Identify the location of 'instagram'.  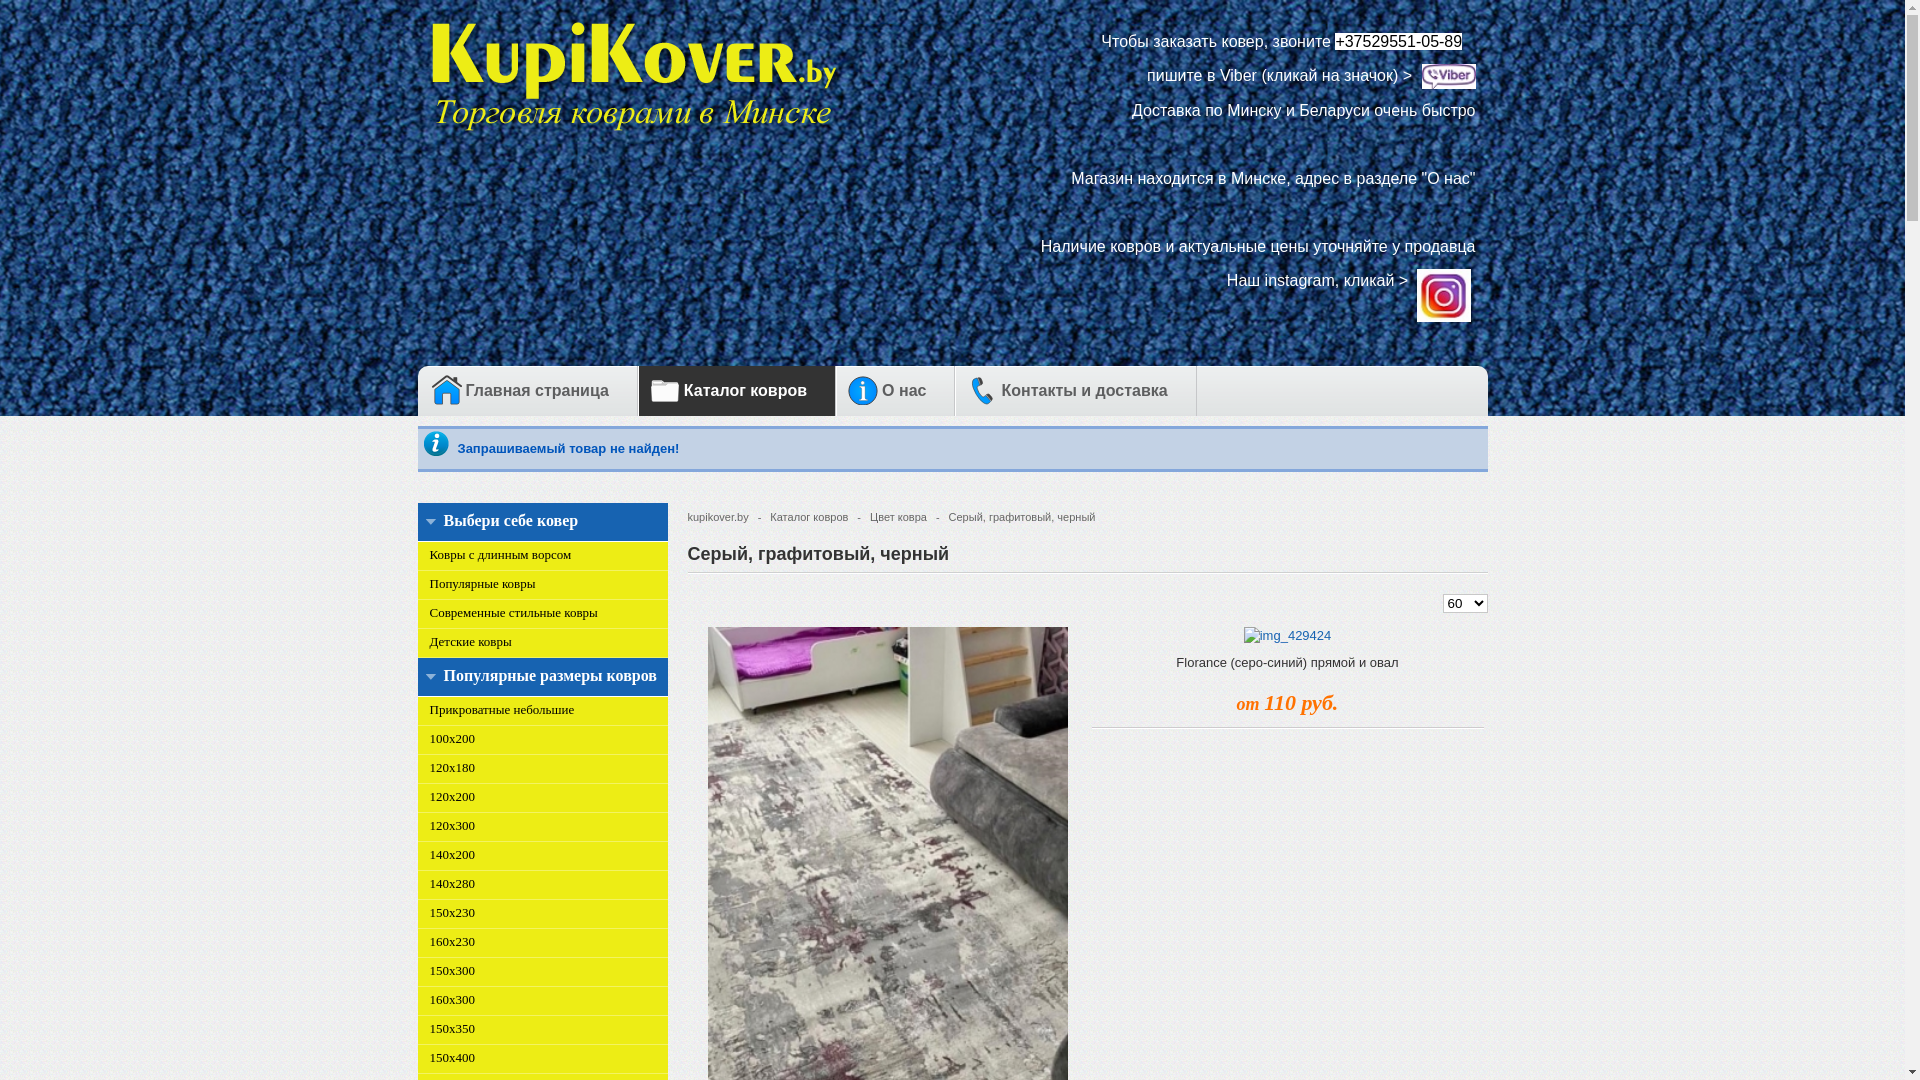
(1444, 280).